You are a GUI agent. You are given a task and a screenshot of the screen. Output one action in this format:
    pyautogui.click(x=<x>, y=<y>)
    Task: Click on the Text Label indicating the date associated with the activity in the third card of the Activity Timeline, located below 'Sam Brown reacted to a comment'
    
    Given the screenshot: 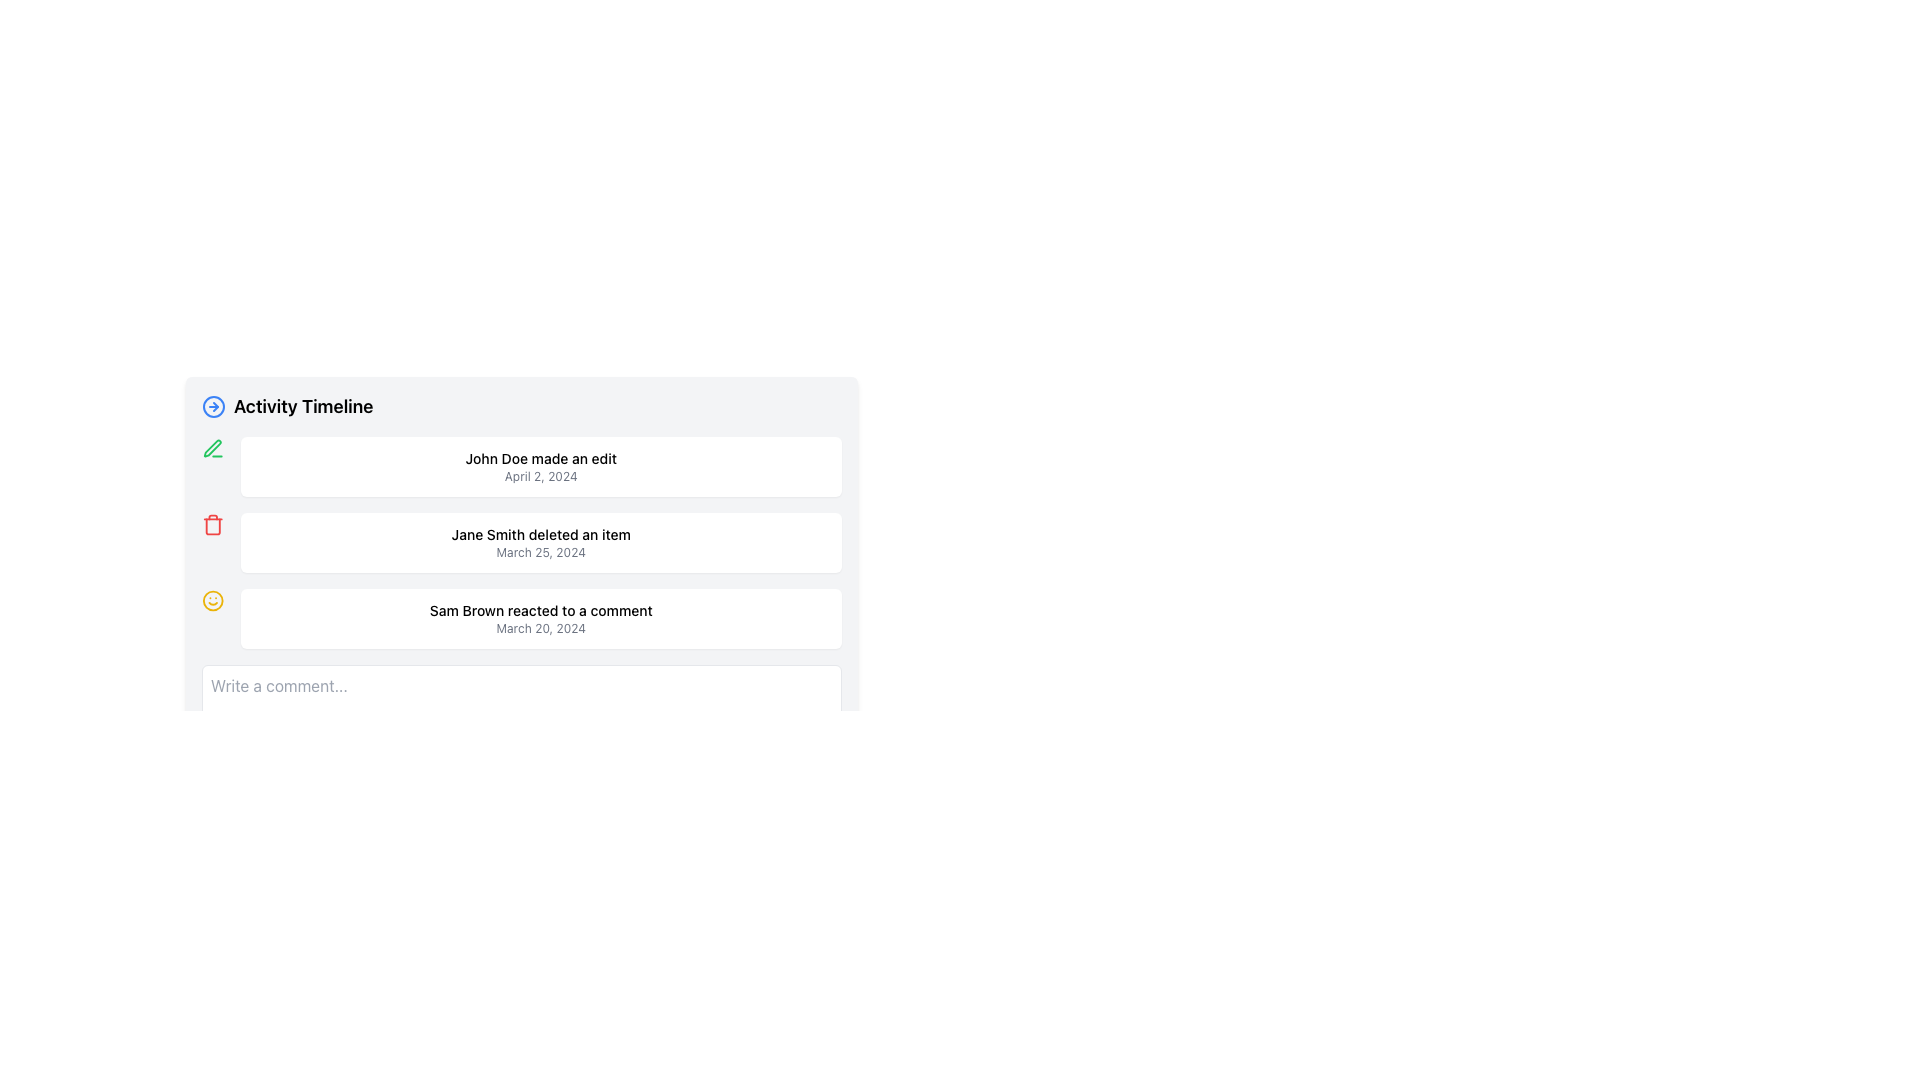 What is the action you would take?
    pyautogui.click(x=541, y=627)
    